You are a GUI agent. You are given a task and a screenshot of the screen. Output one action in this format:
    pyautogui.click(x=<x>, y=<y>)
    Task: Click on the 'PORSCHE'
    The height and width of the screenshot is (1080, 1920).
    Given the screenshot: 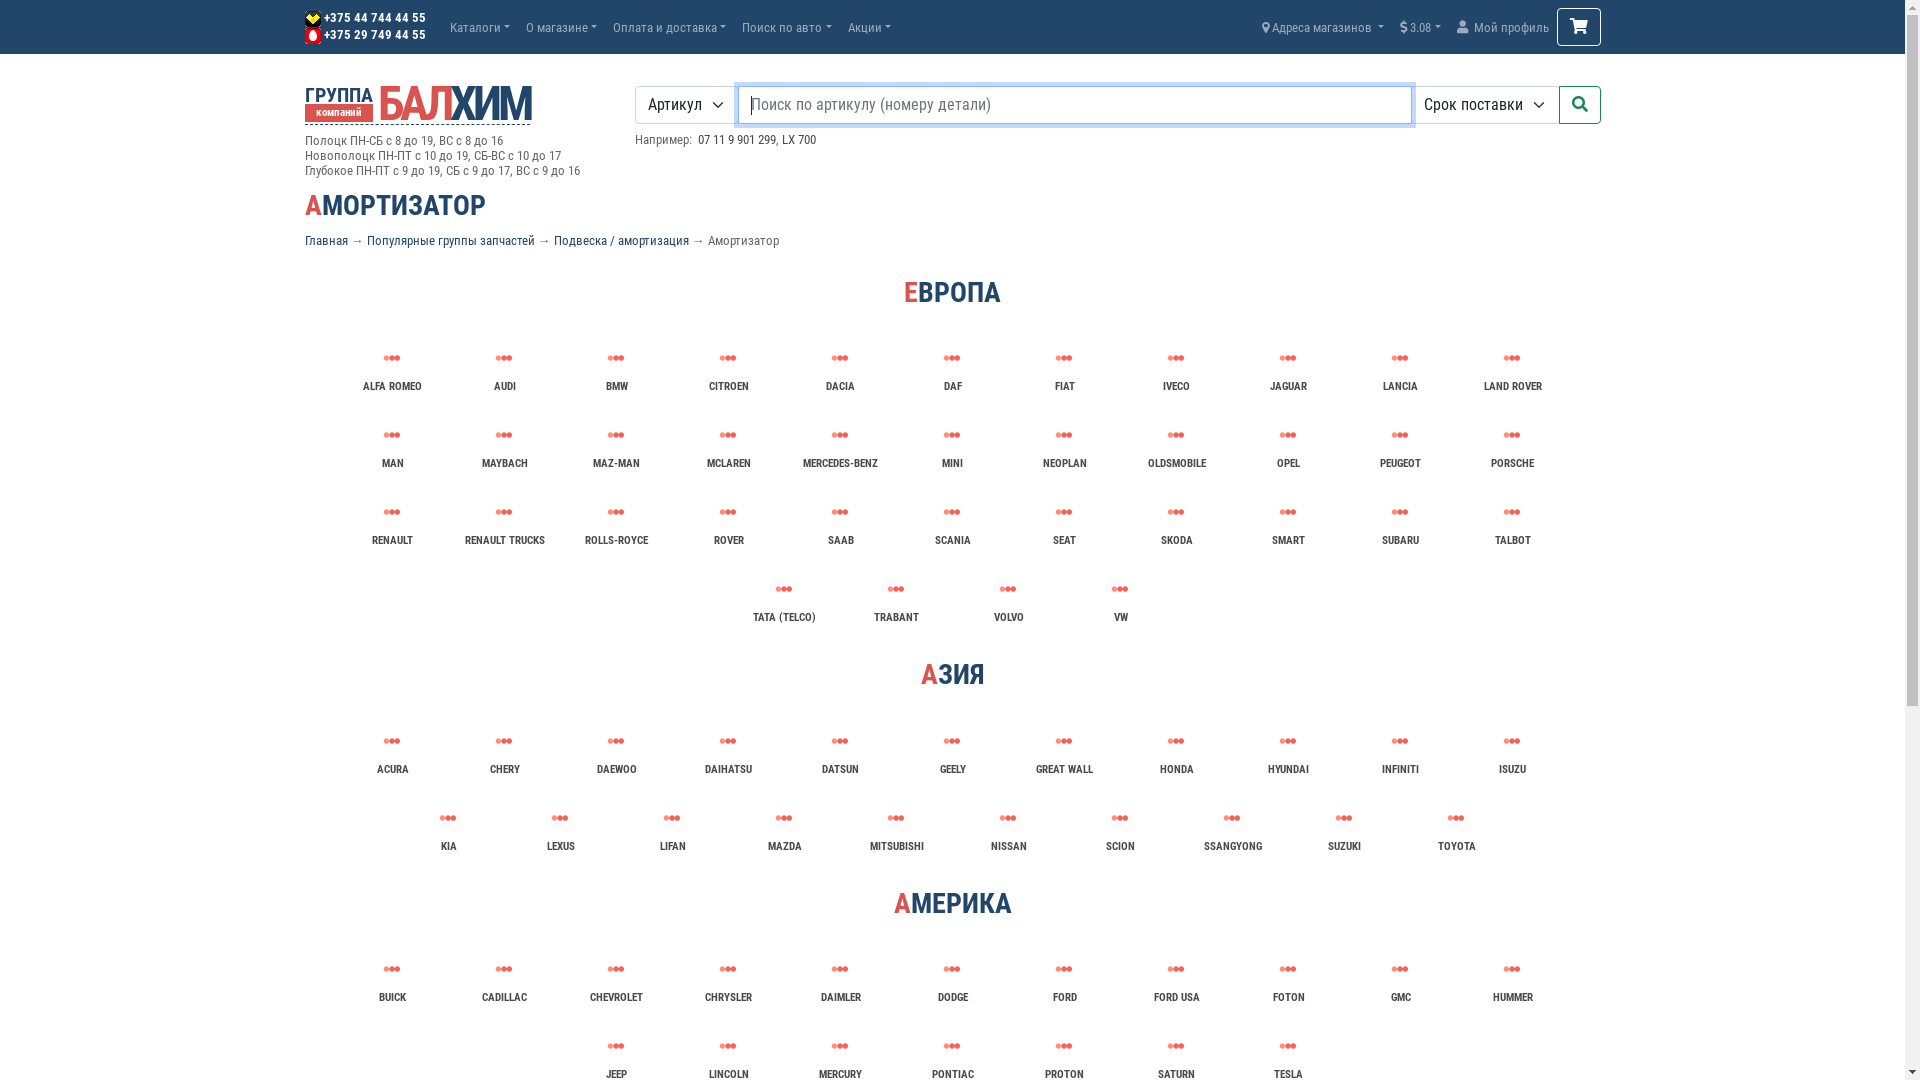 What is the action you would take?
    pyautogui.click(x=1512, y=434)
    